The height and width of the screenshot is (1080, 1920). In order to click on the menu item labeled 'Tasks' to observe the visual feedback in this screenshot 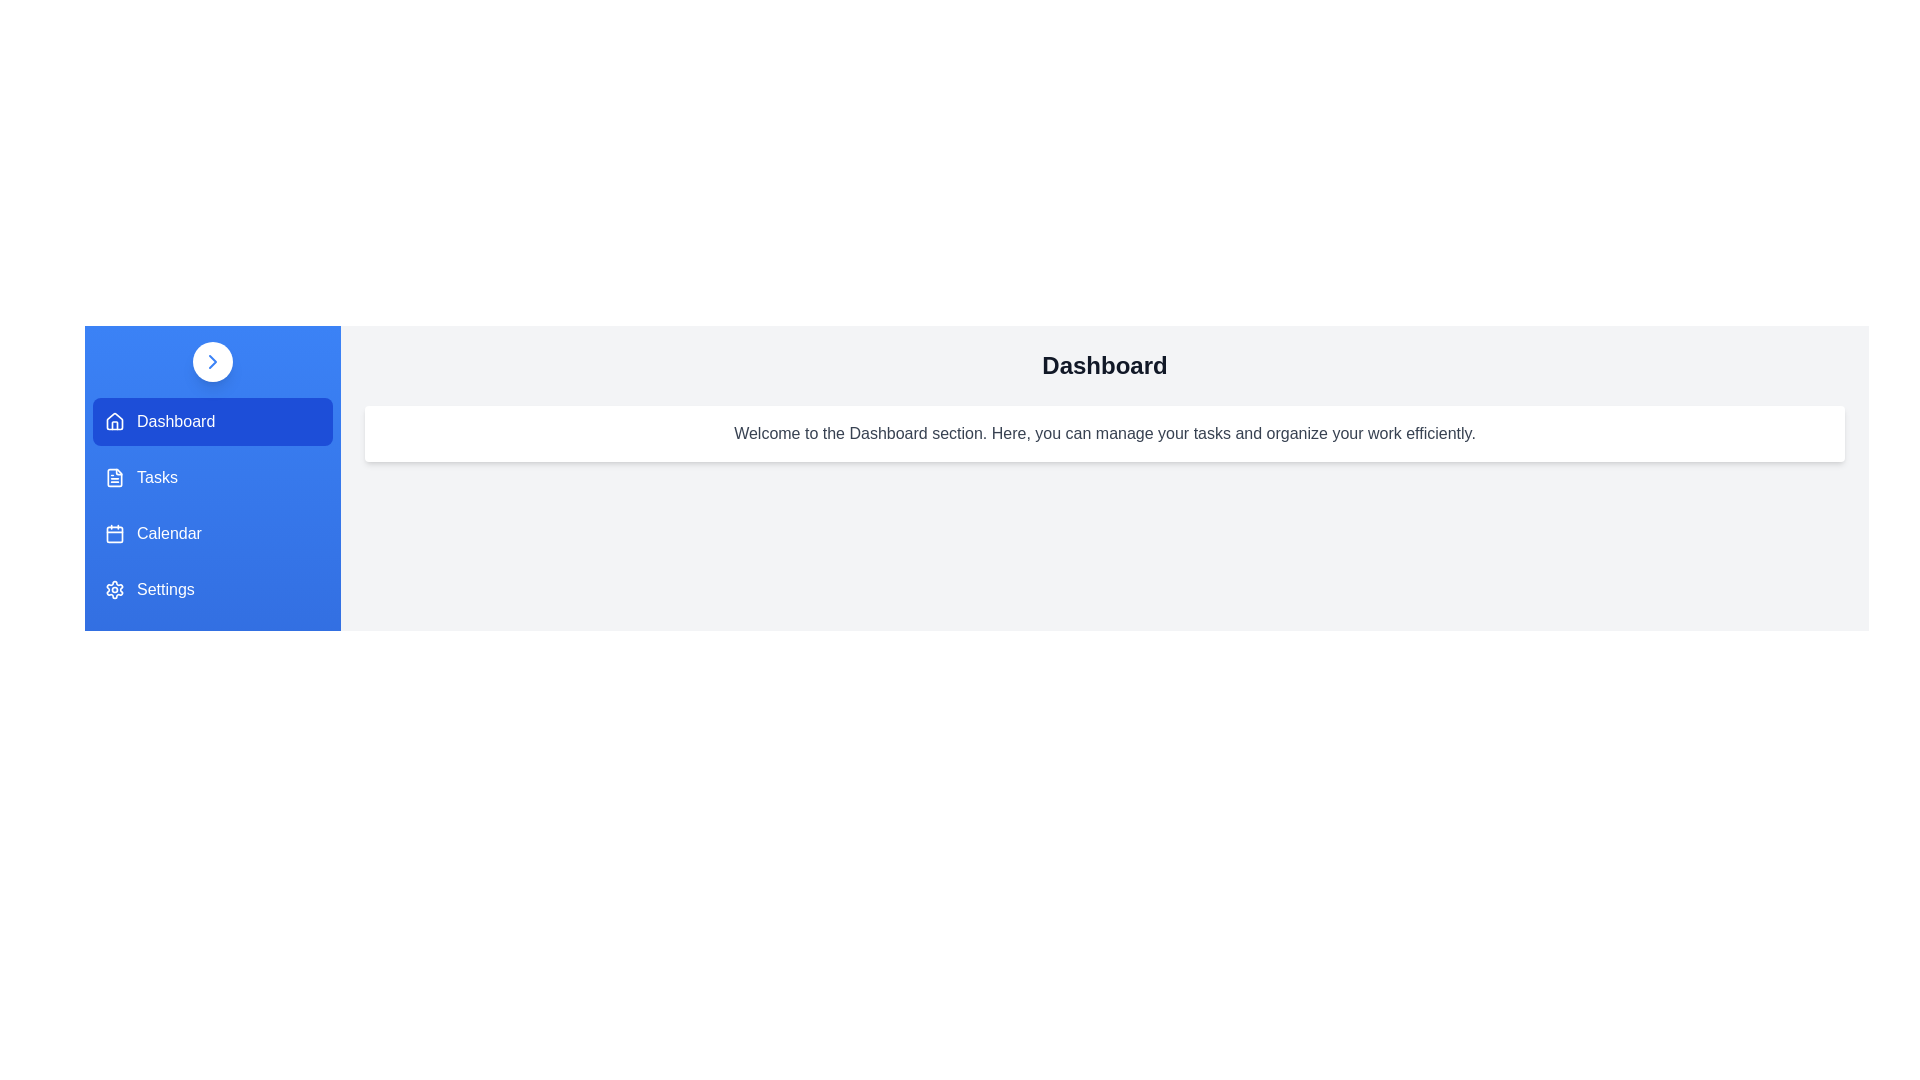, I will do `click(212, 478)`.